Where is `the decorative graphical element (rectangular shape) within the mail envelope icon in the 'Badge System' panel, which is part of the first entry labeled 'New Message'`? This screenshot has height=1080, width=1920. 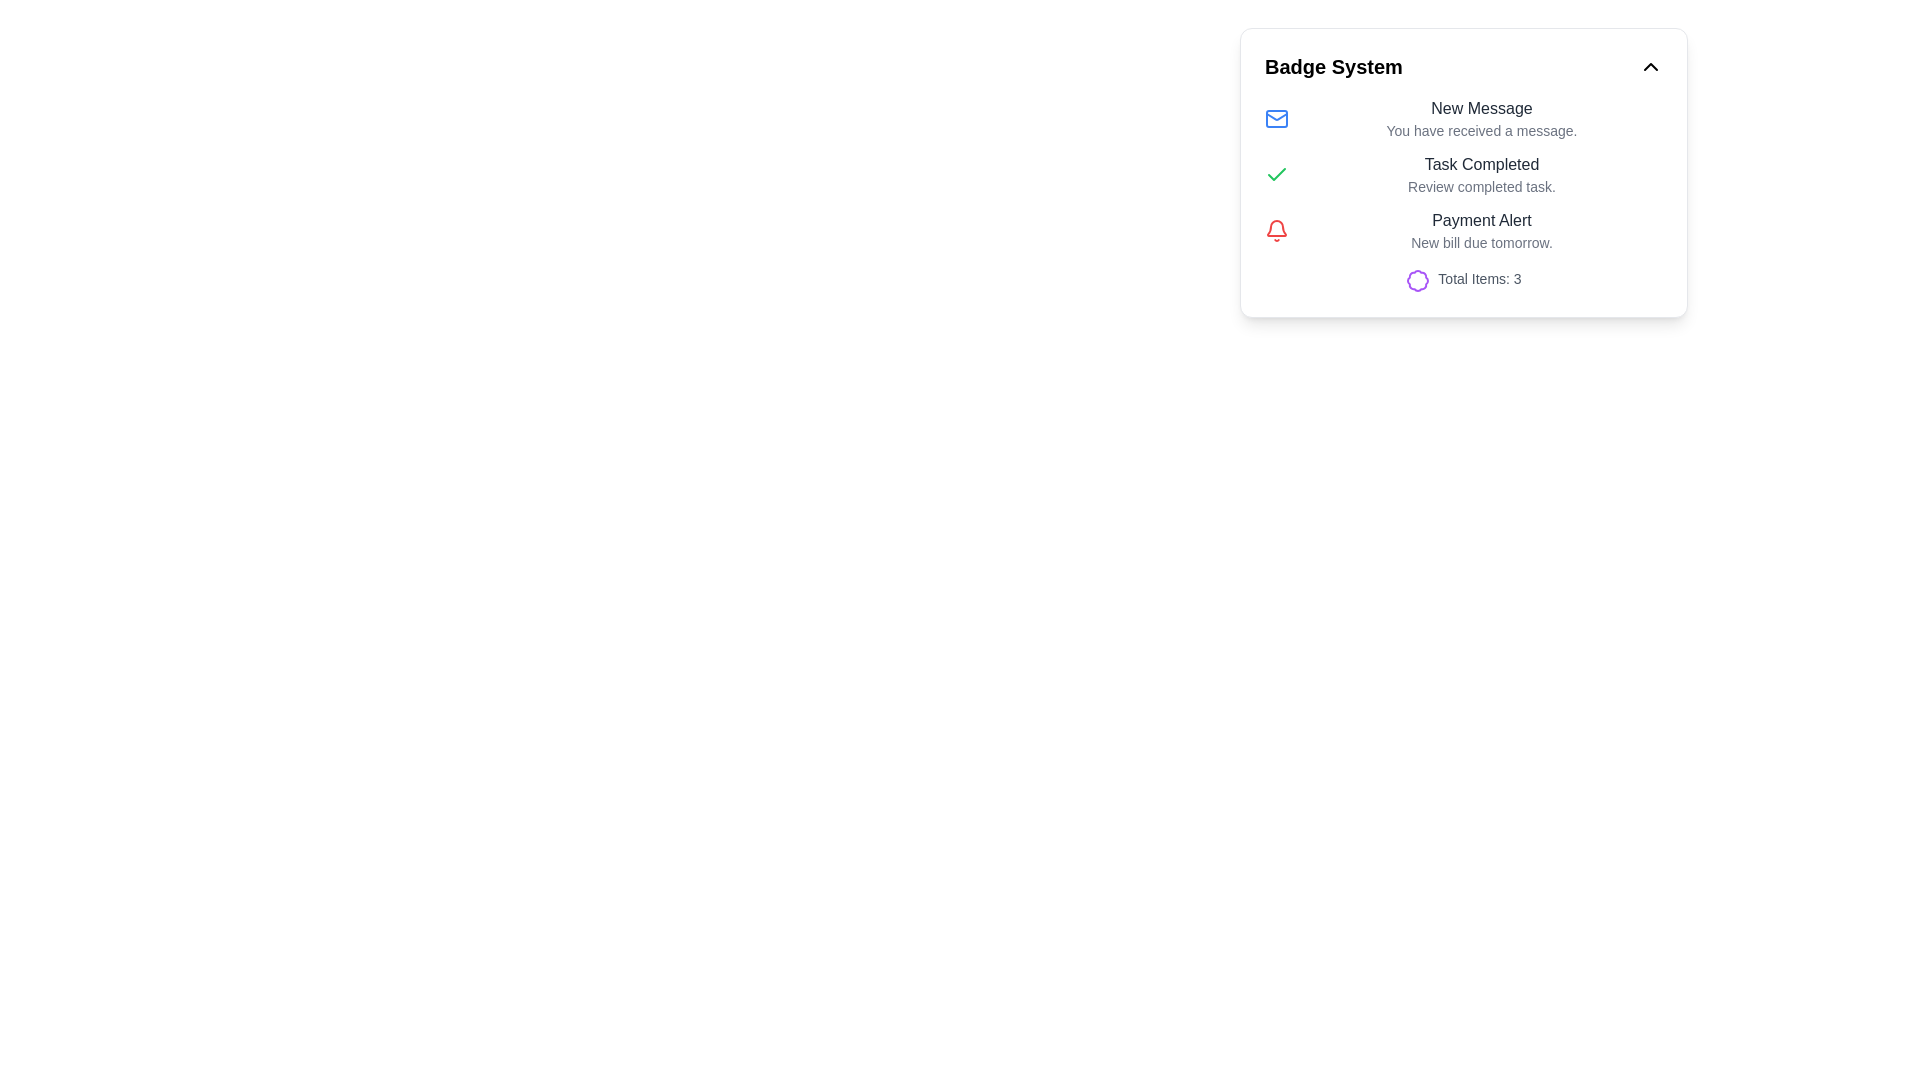 the decorative graphical element (rectangular shape) within the mail envelope icon in the 'Badge System' panel, which is part of the first entry labeled 'New Message' is located at coordinates (1275, 119).